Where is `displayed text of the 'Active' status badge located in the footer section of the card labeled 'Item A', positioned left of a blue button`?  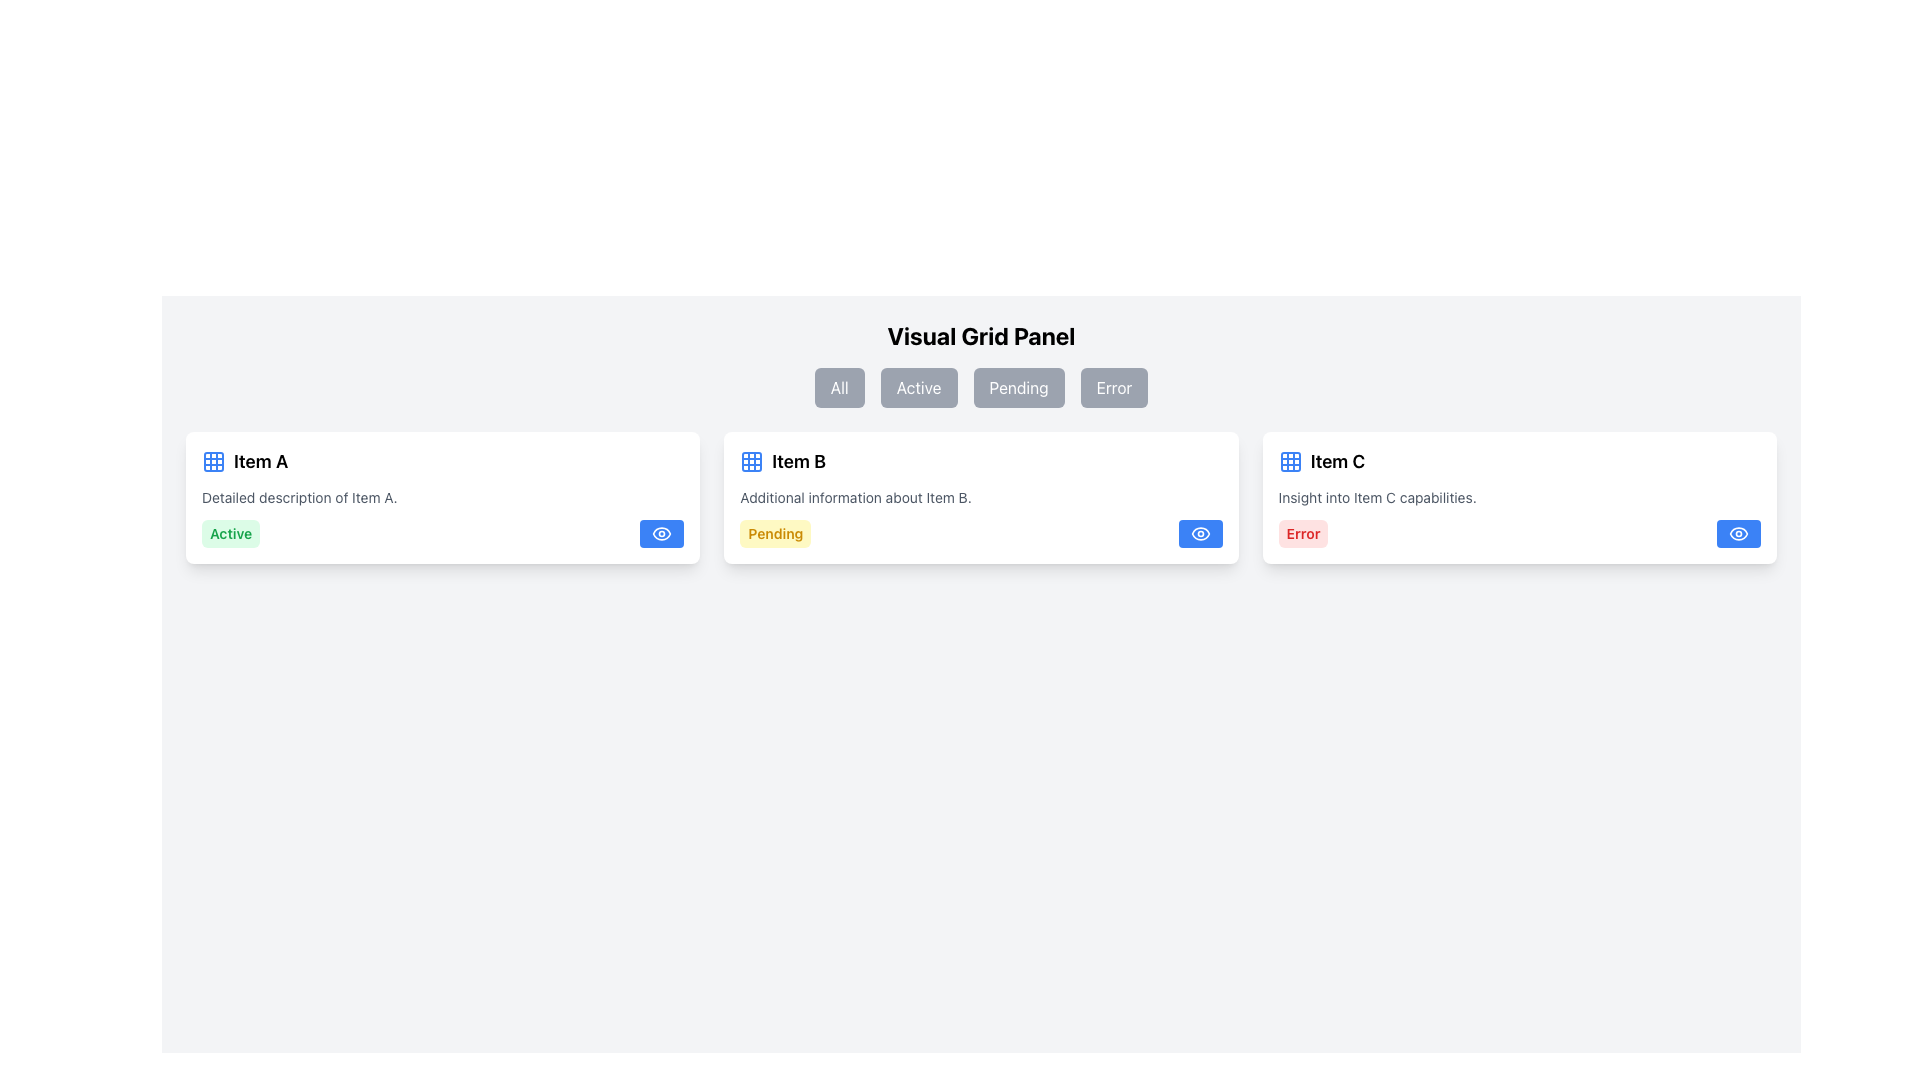 displayed text of the 'Active' status badge located in the footer section of the card labeled 'Item A', positioned left of a blue button is located at coordinates (231, 532).